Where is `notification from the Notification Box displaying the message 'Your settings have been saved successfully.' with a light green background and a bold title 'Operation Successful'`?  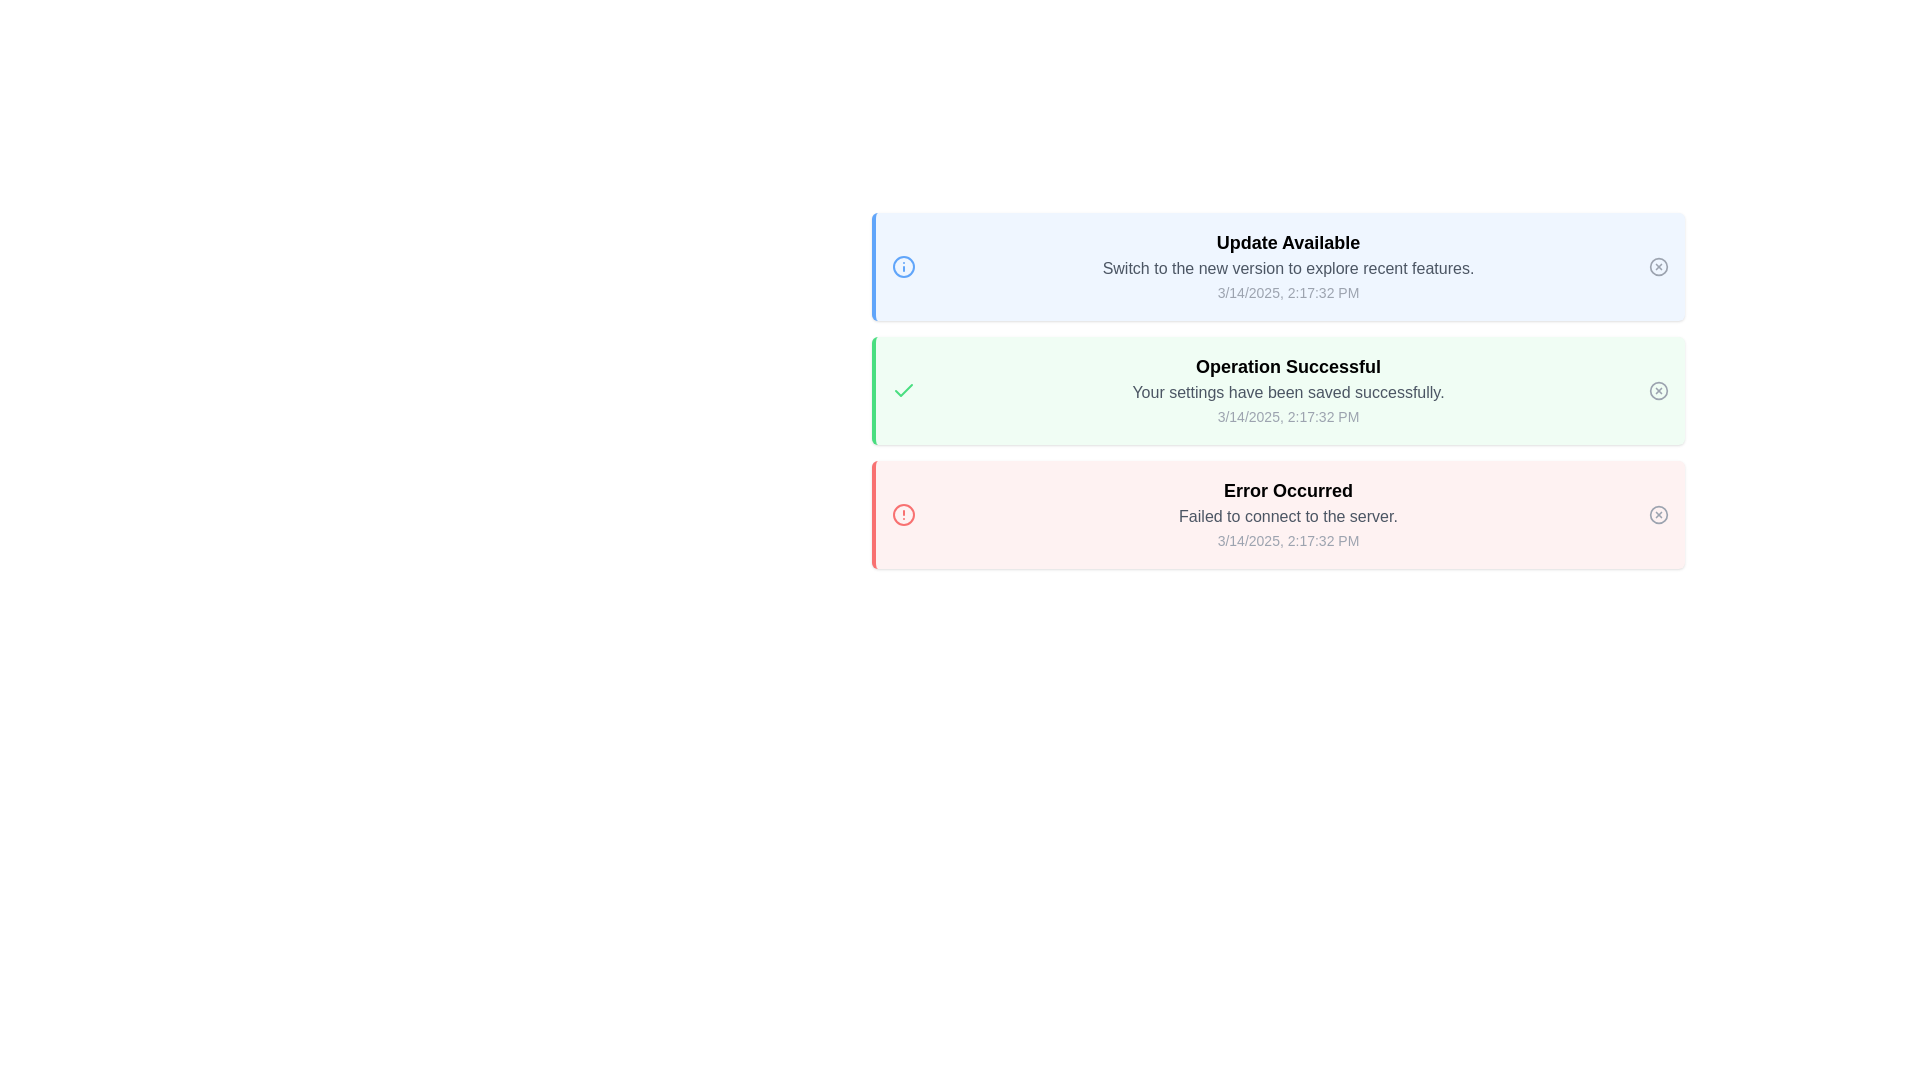 notification from the Notification Box displaying the message 'Your settings have been saved successfully.' with a light green background and a bold title 'Operation Successful' is located at coordinates (1277, 390).